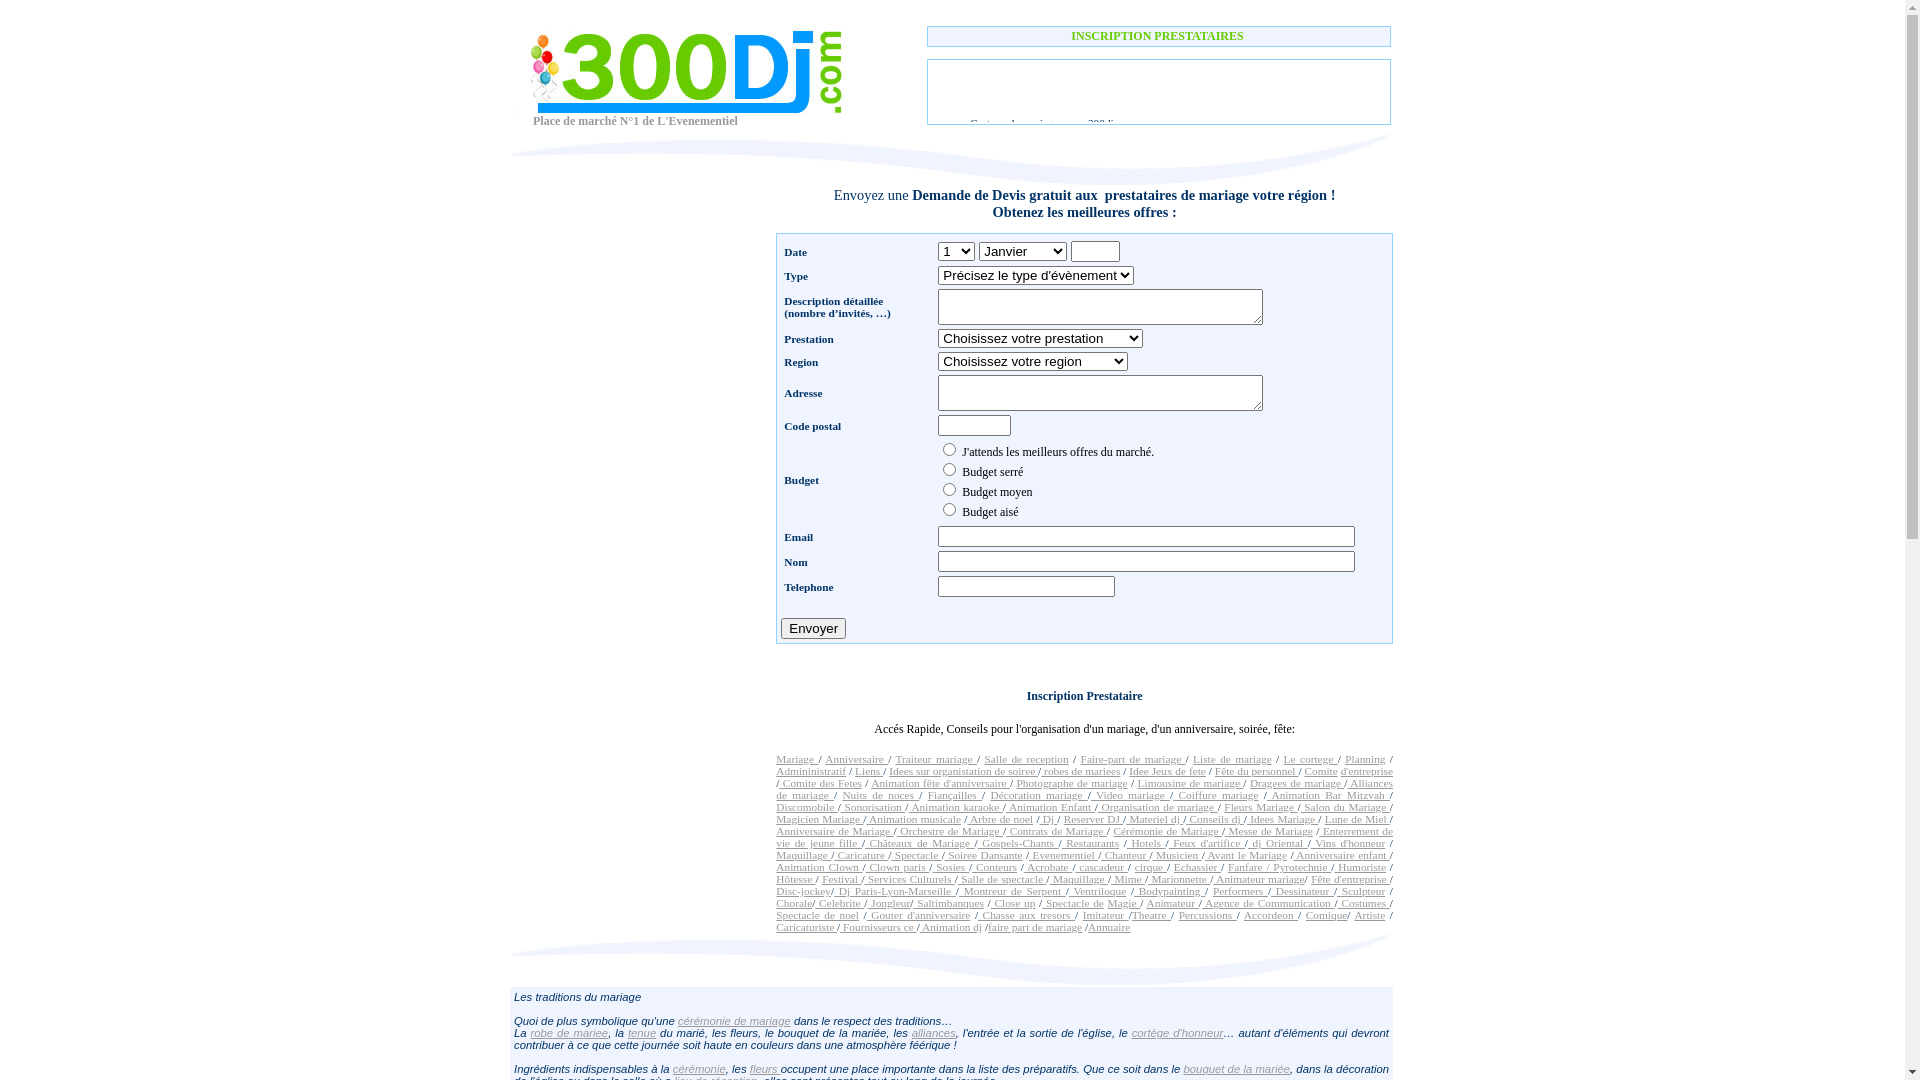 The height and width of the screenshot is (1080, 1920). I want to click on 'Mariage', so click(795, 759).